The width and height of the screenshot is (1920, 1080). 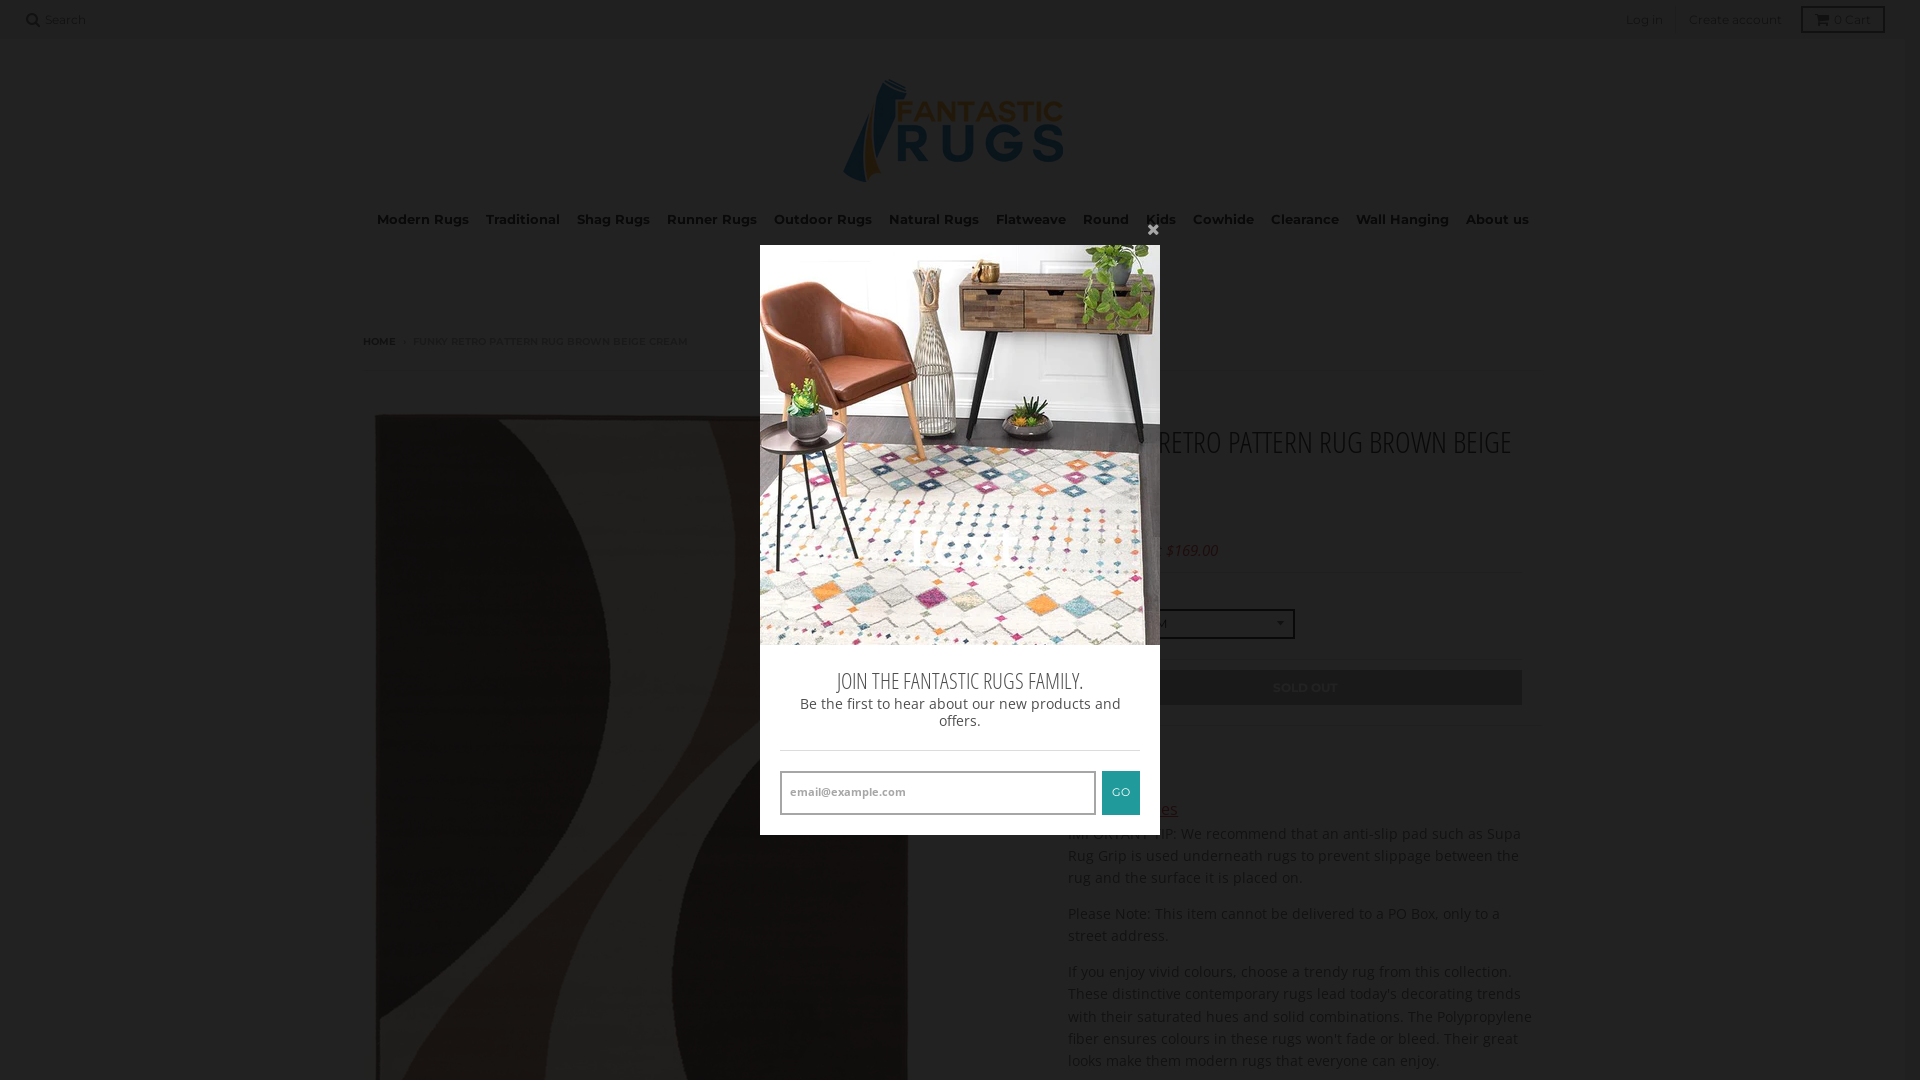 I want to click on 'Search', so click(x=56, y=19).